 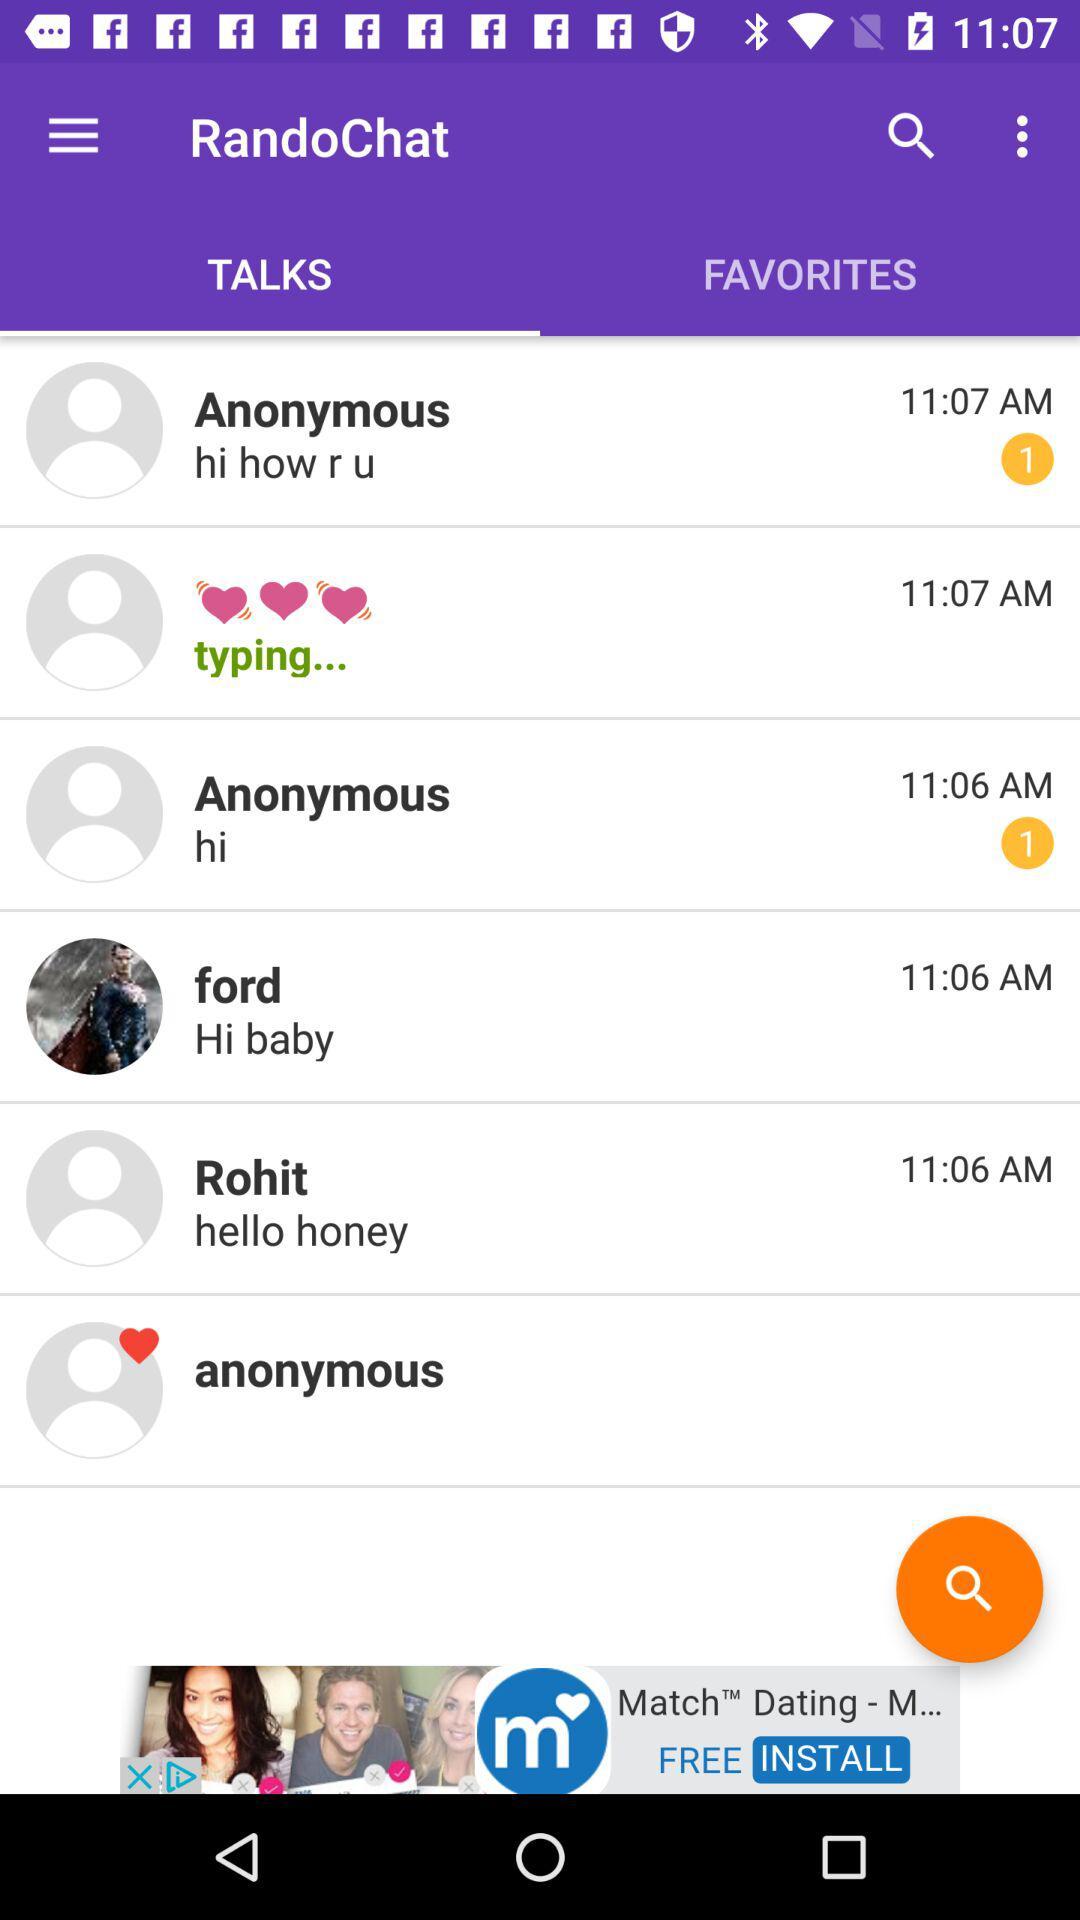 I want to click on profile, so click(x=94, y=814).